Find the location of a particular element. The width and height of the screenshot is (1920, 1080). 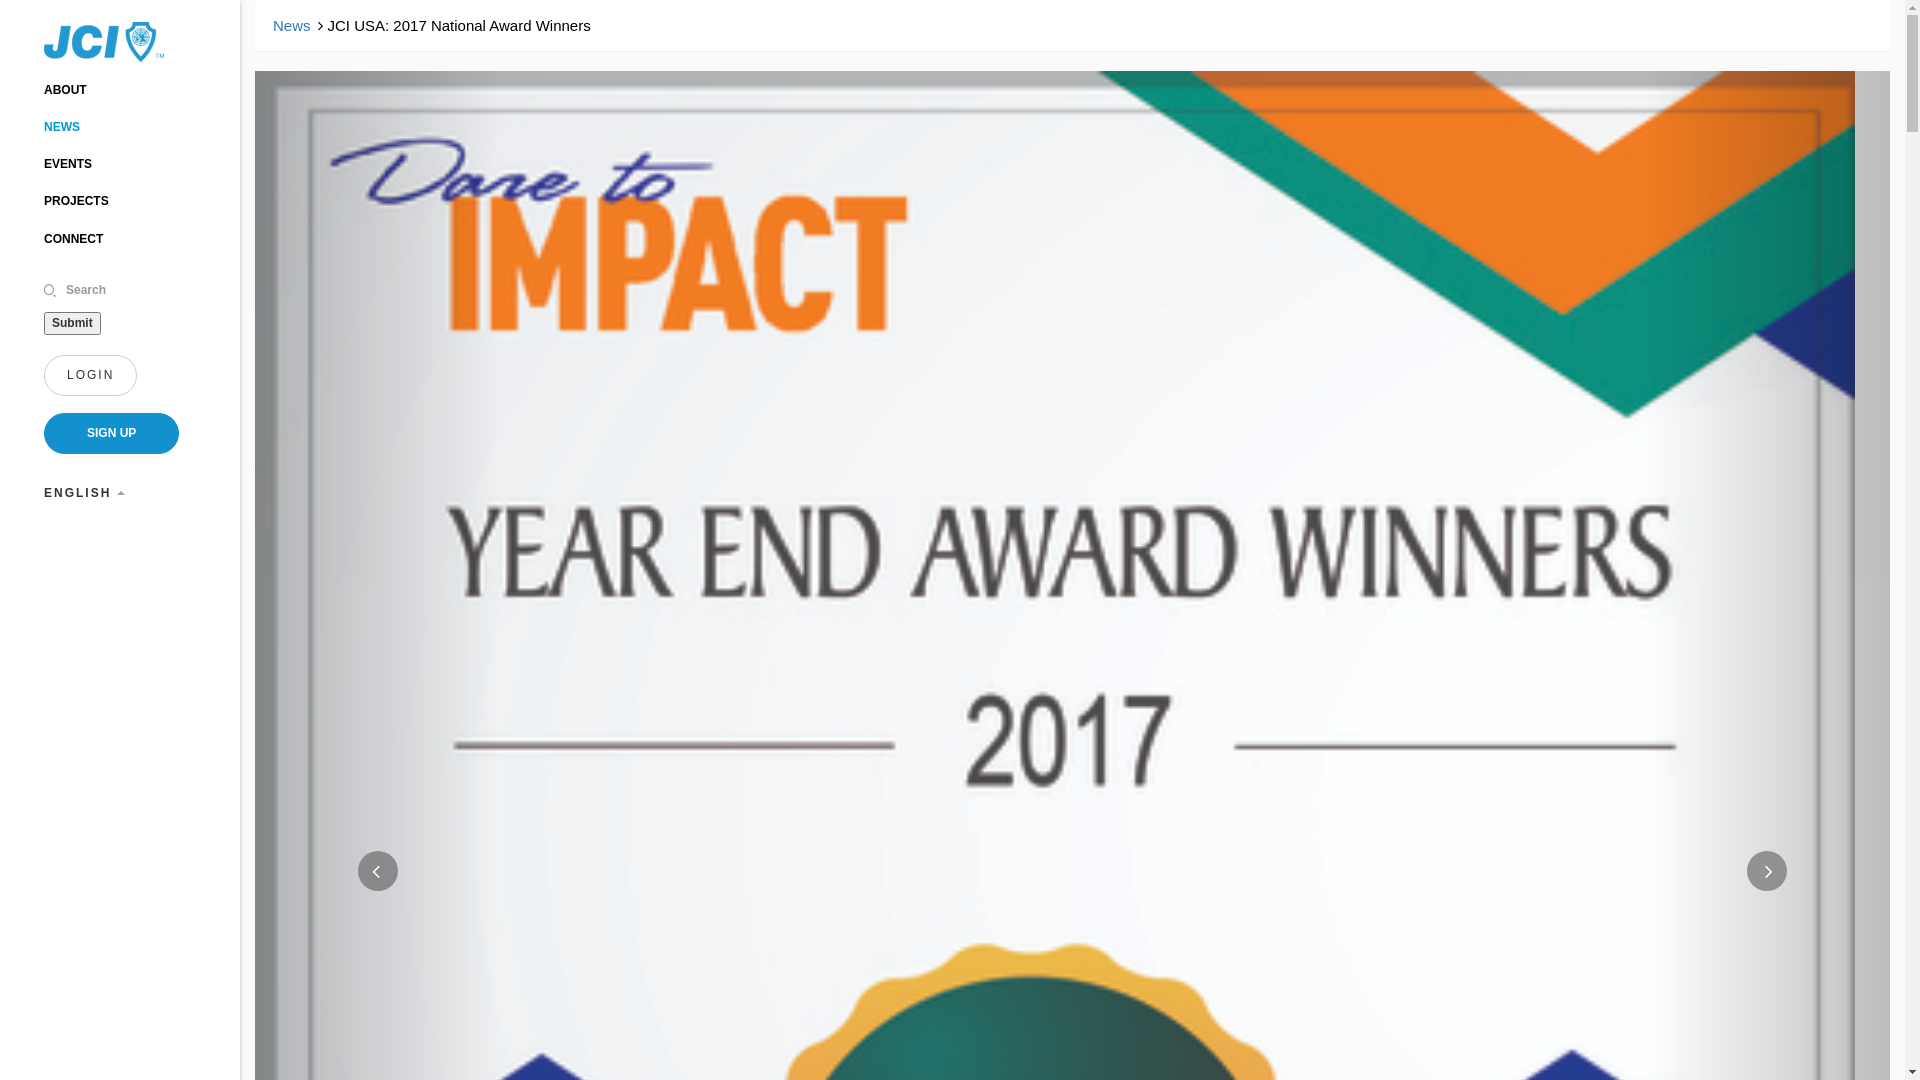

'ENGLISH' is located at coordinates (83, 493).